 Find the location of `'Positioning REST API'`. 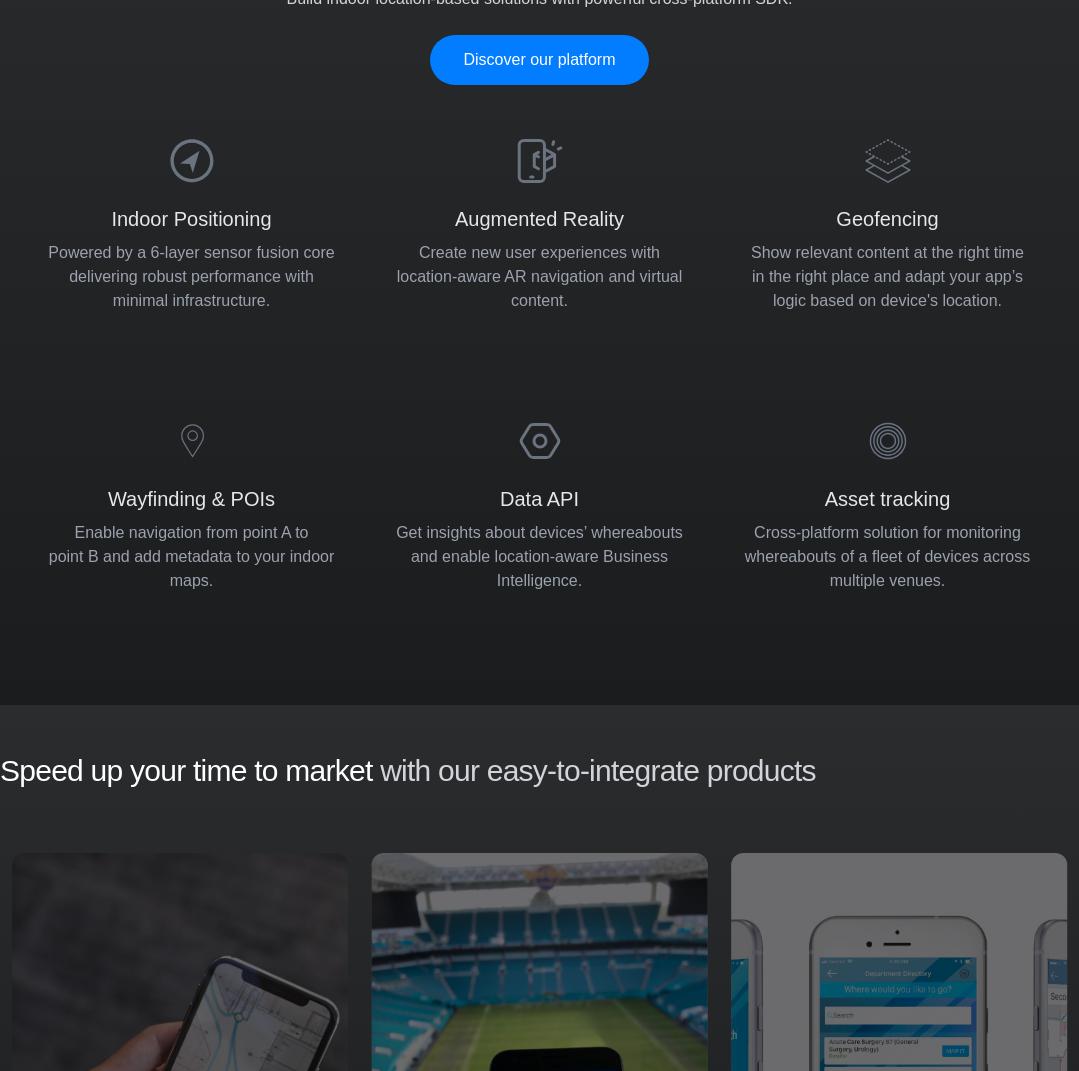

'Positioning REST API' is located at coordinates (527, 855).